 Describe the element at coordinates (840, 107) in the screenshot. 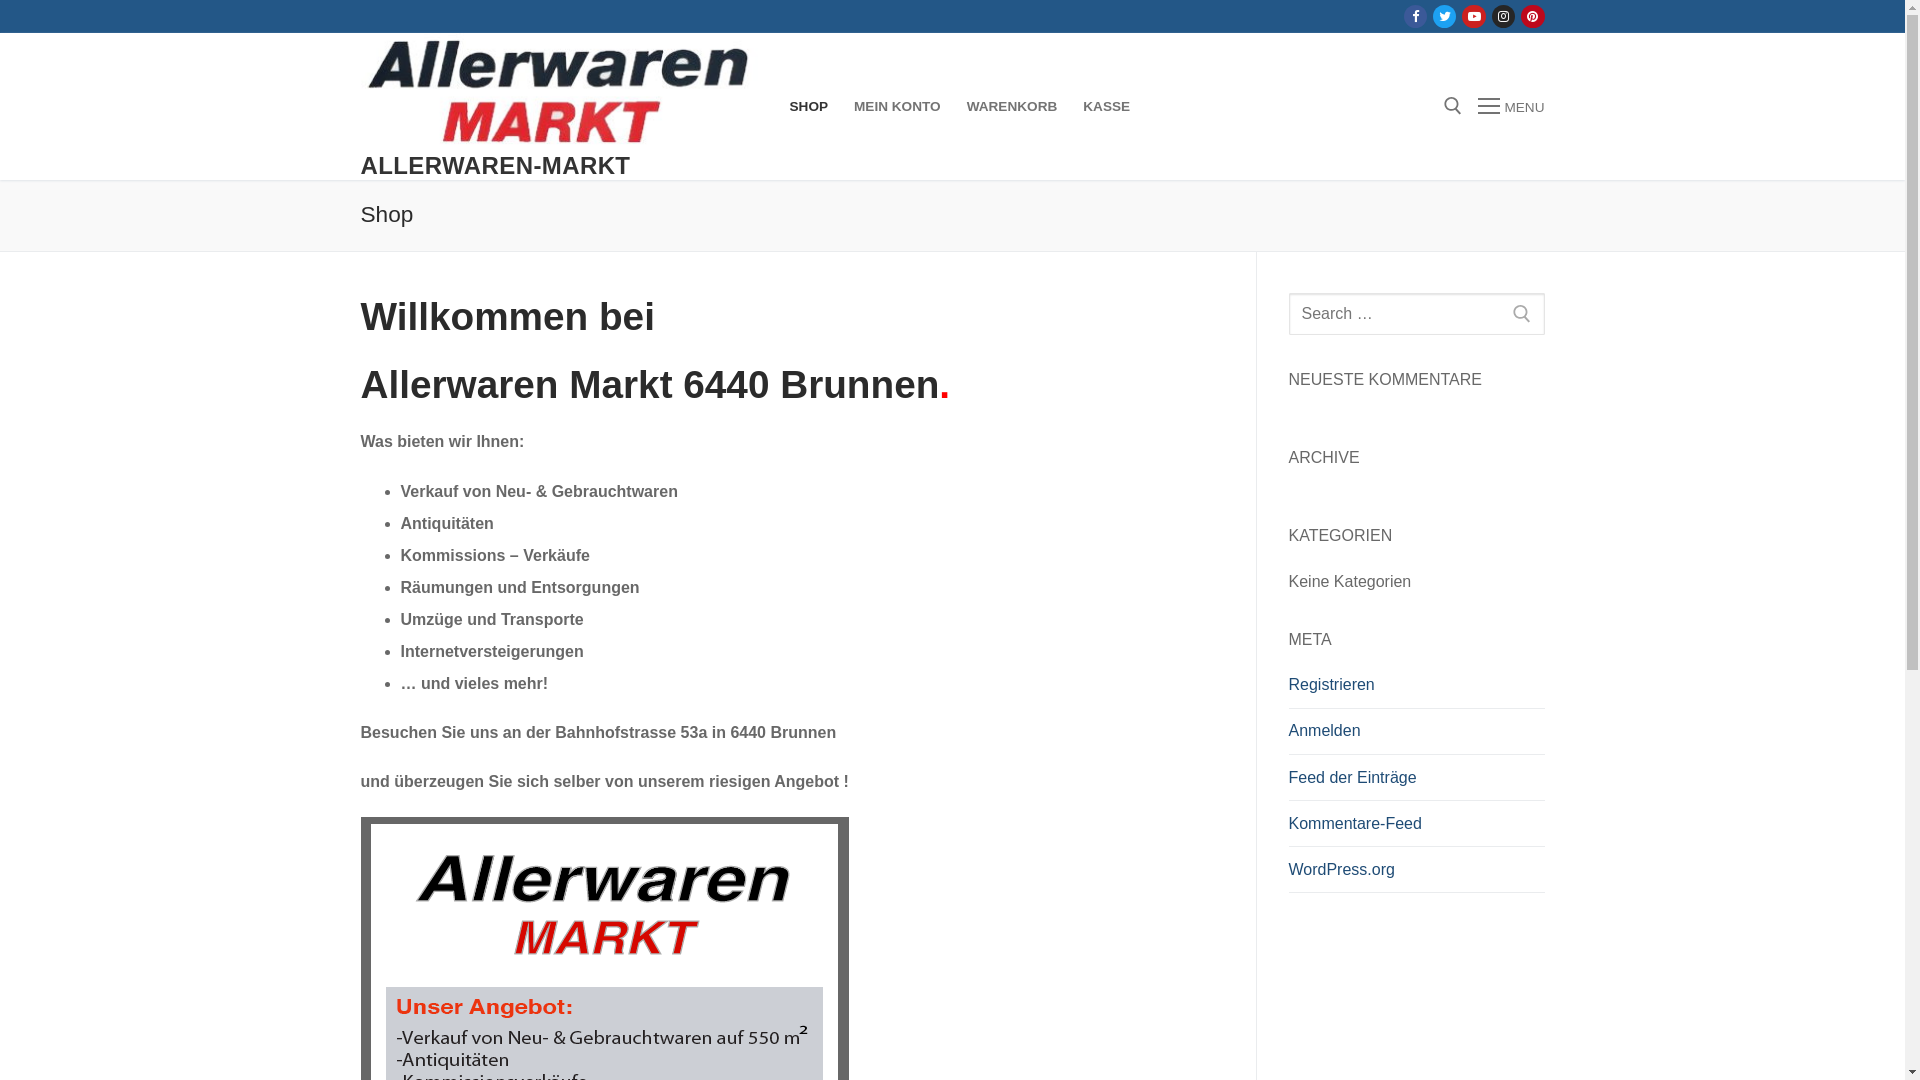

I see `'MEIN KONTO'` at that location.